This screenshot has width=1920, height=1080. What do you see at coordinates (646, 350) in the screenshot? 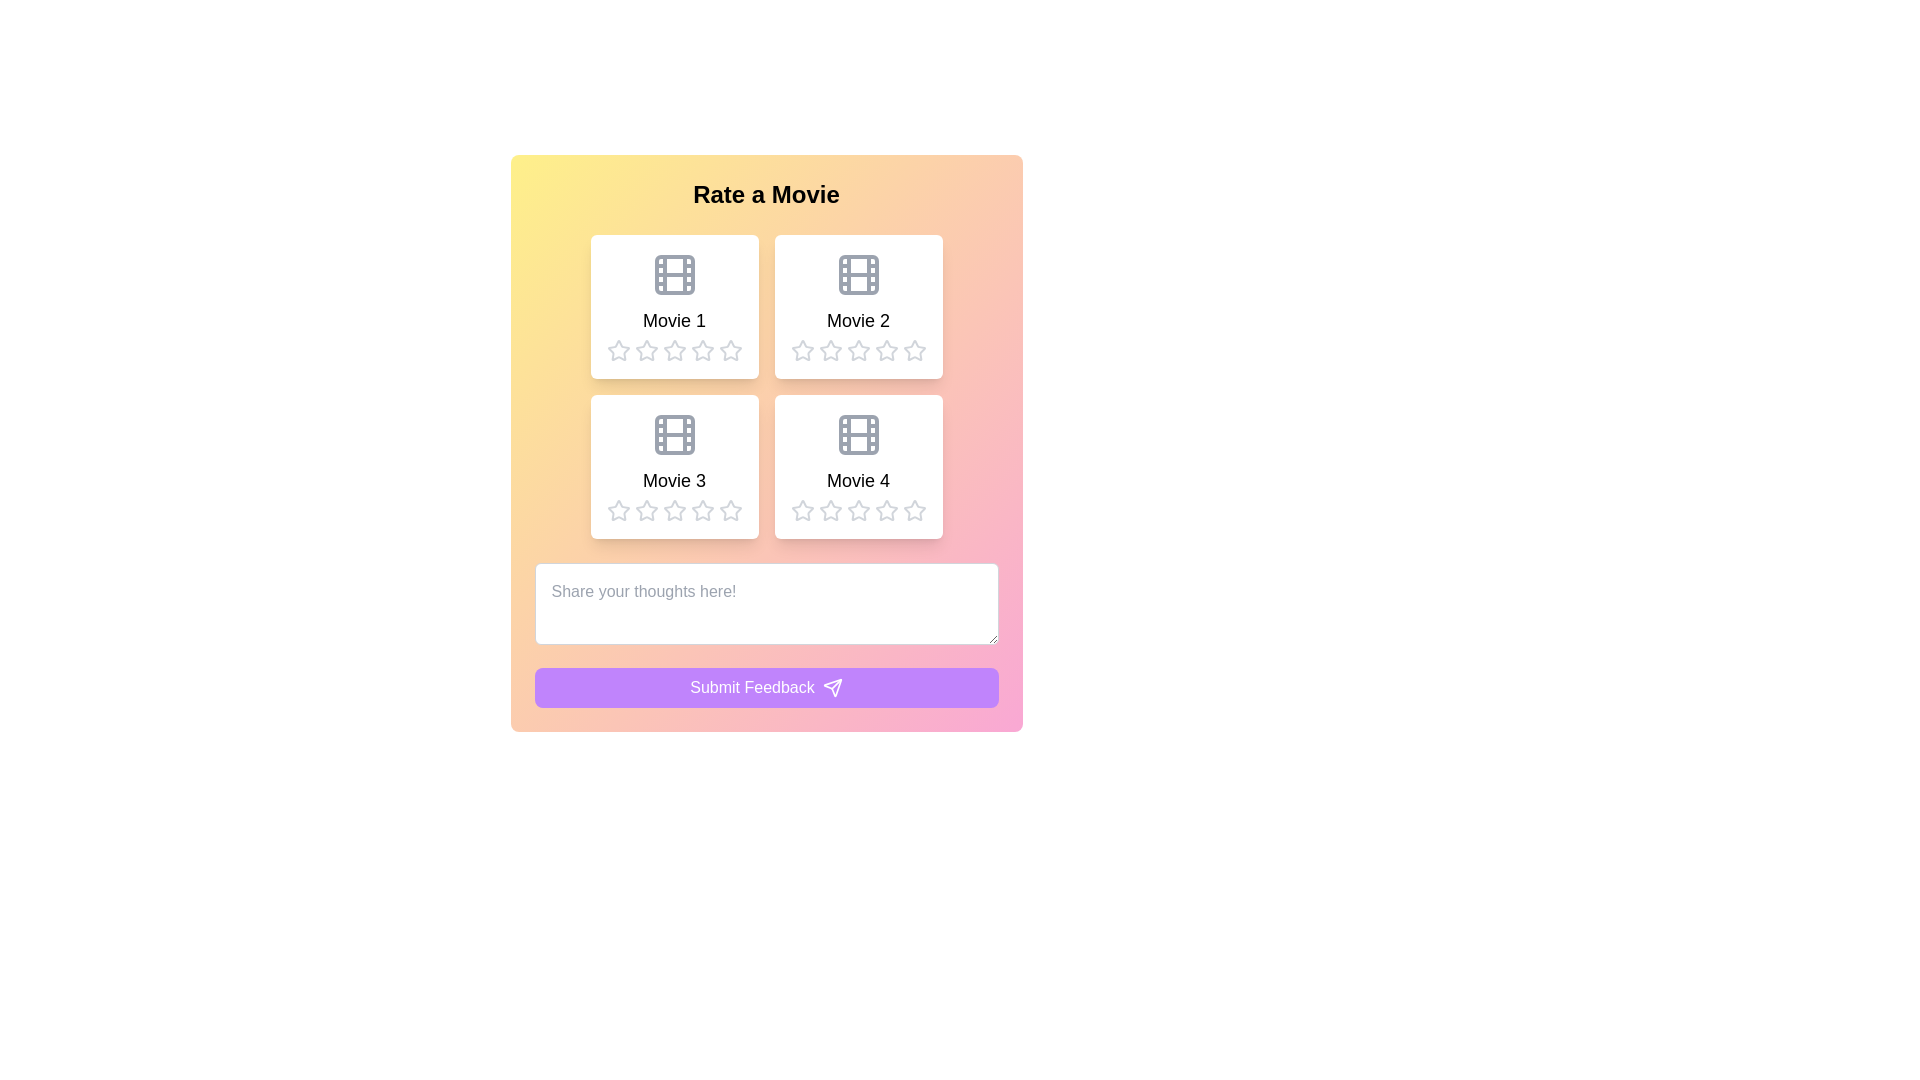
I see `the second interactive rating star icon under 'Movie 1' for keyboard interaction` at bounding box center [646, 350].